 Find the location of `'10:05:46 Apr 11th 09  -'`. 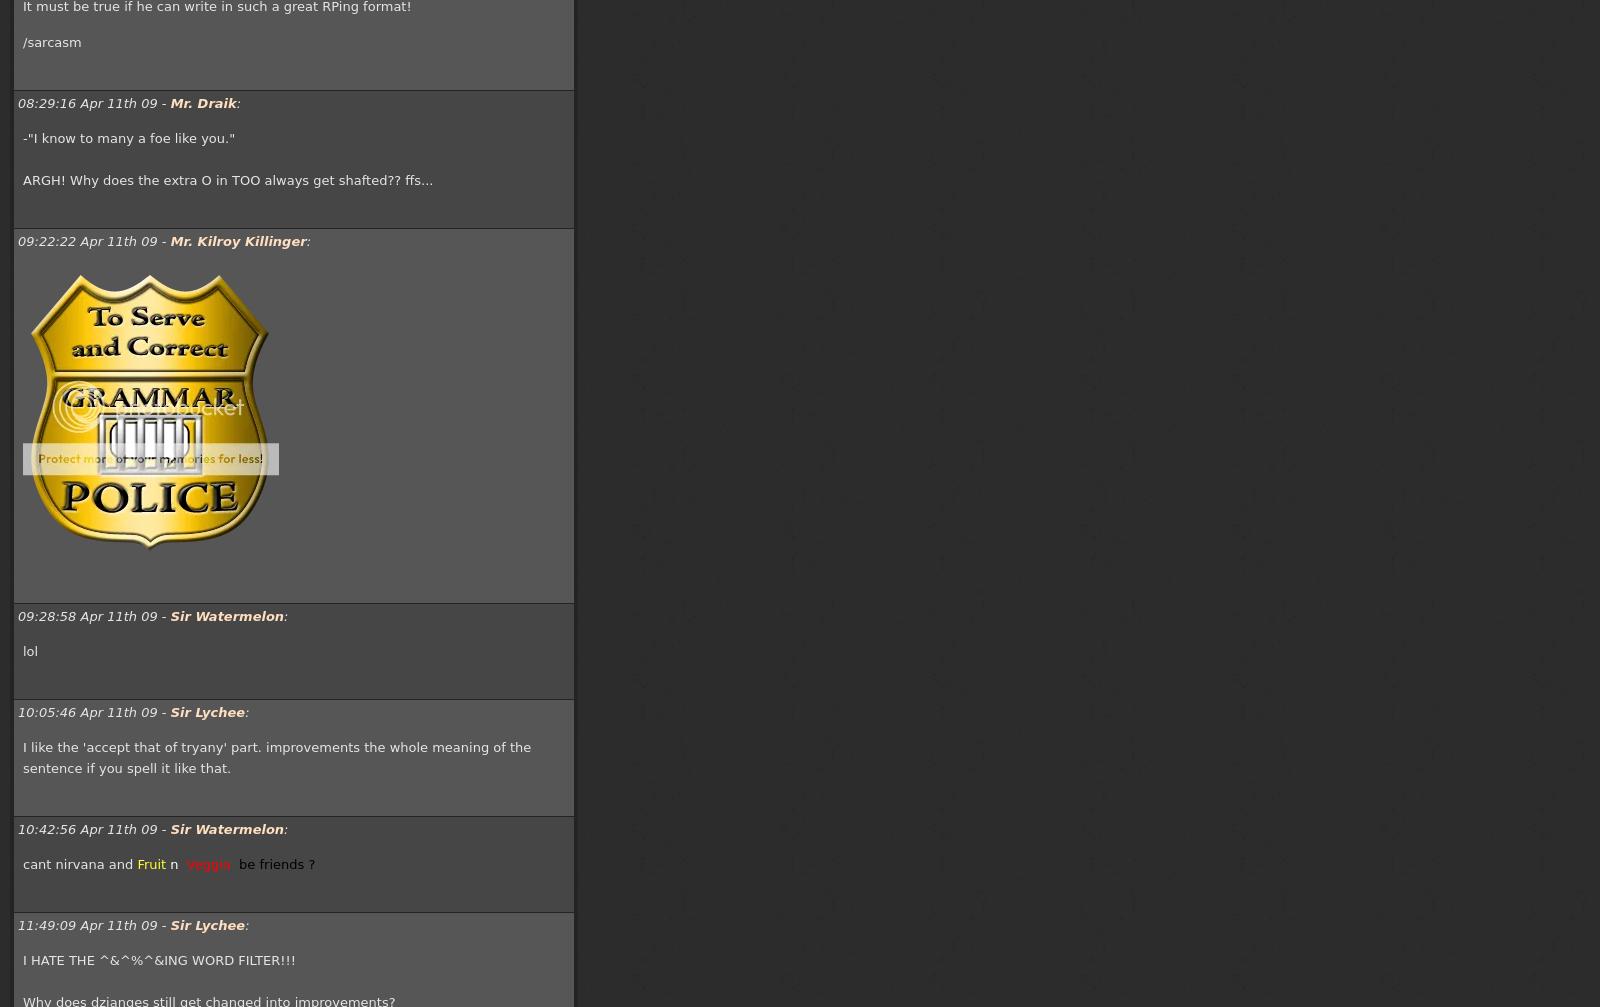

'10:05:46 Apr 11th 09  -' is located at coordinates (92, 711).